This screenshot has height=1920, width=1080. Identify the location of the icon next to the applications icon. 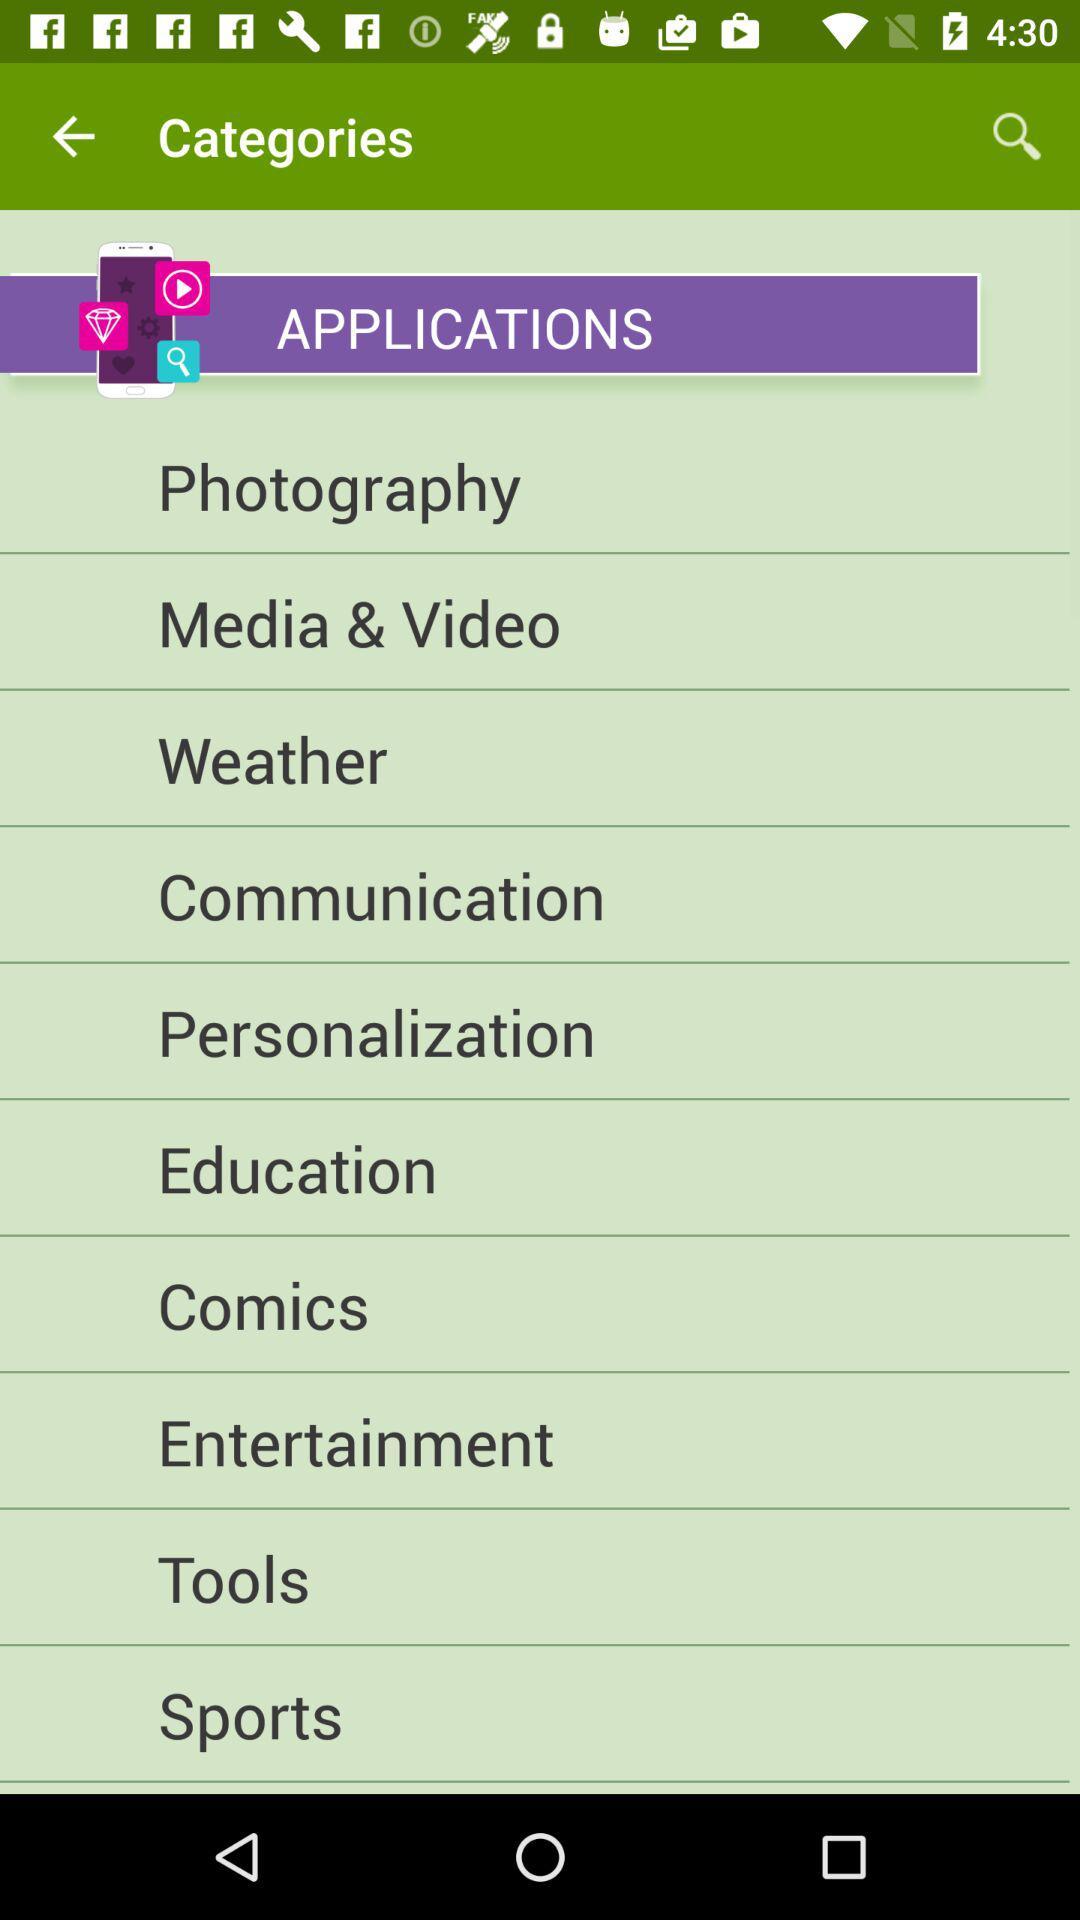
(143, 320).